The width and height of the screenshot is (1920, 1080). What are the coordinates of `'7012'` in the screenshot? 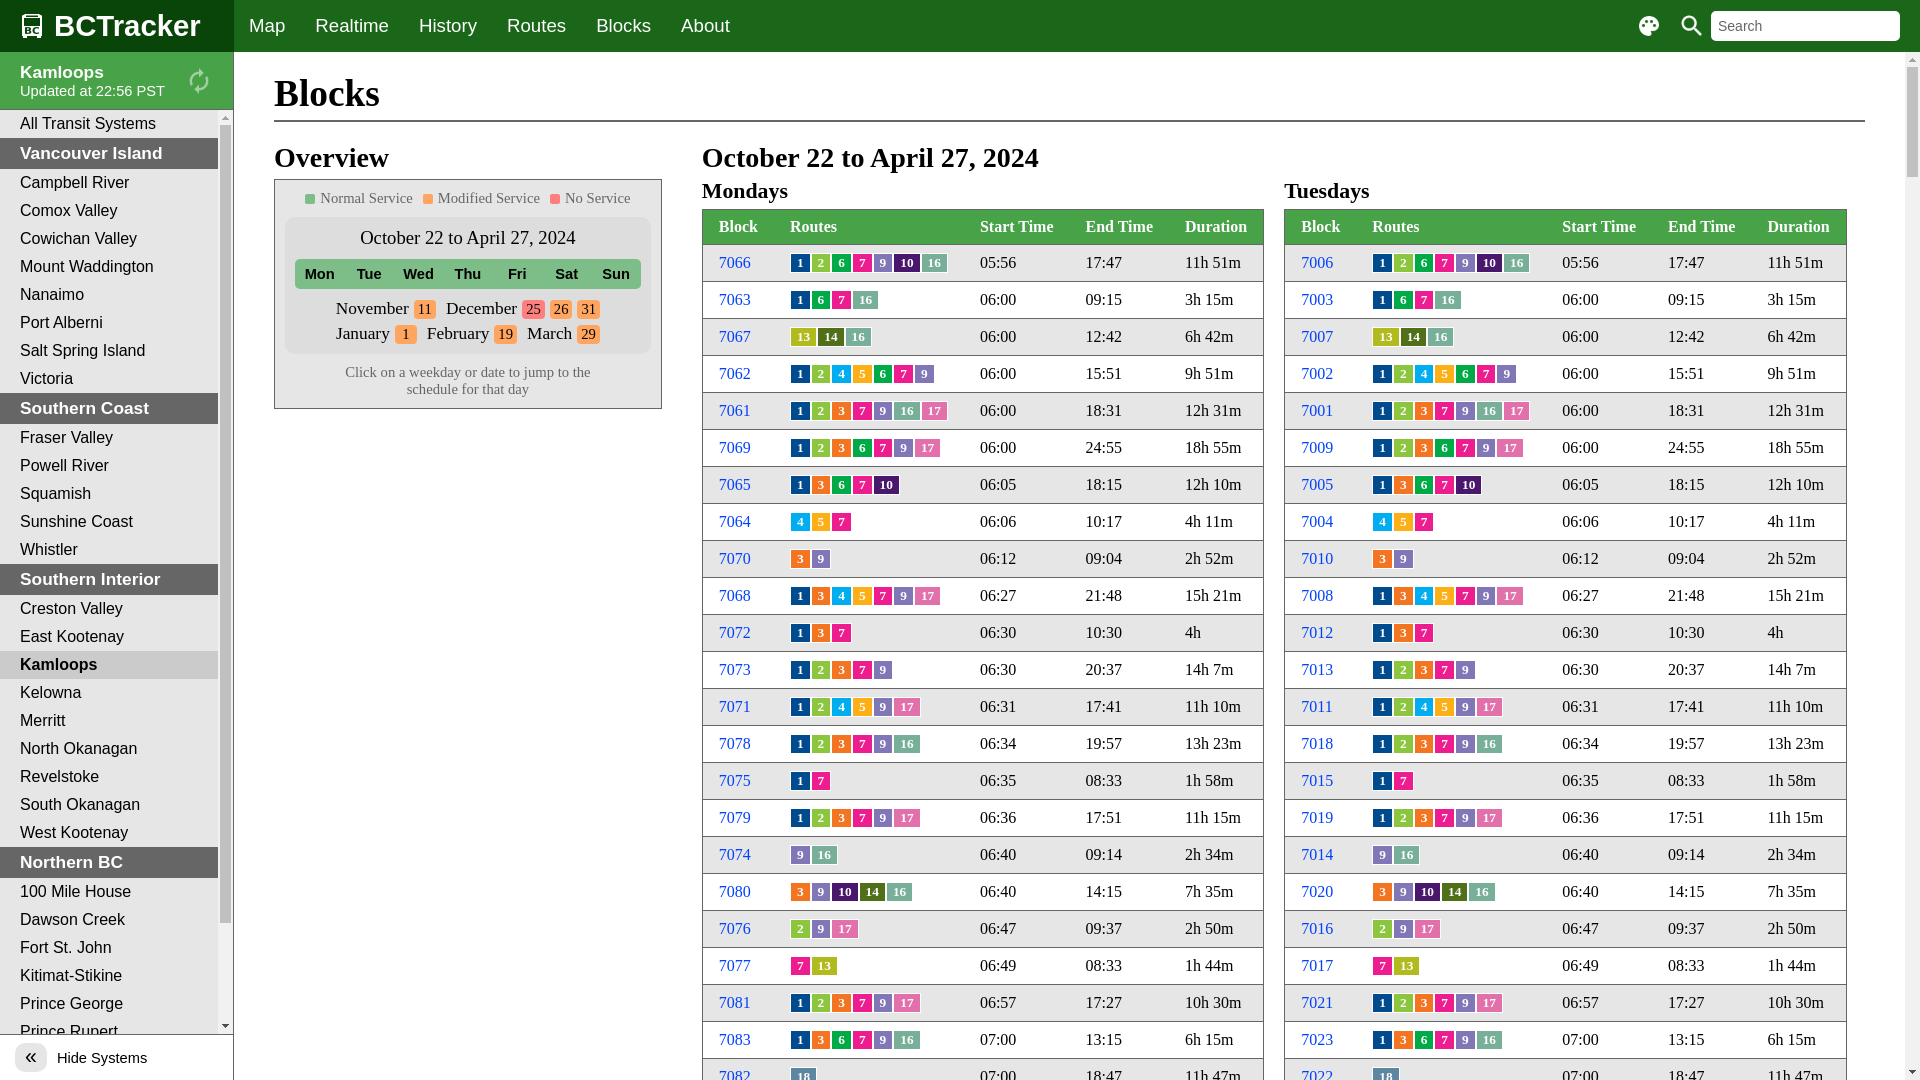 It's located at (1316, 632).